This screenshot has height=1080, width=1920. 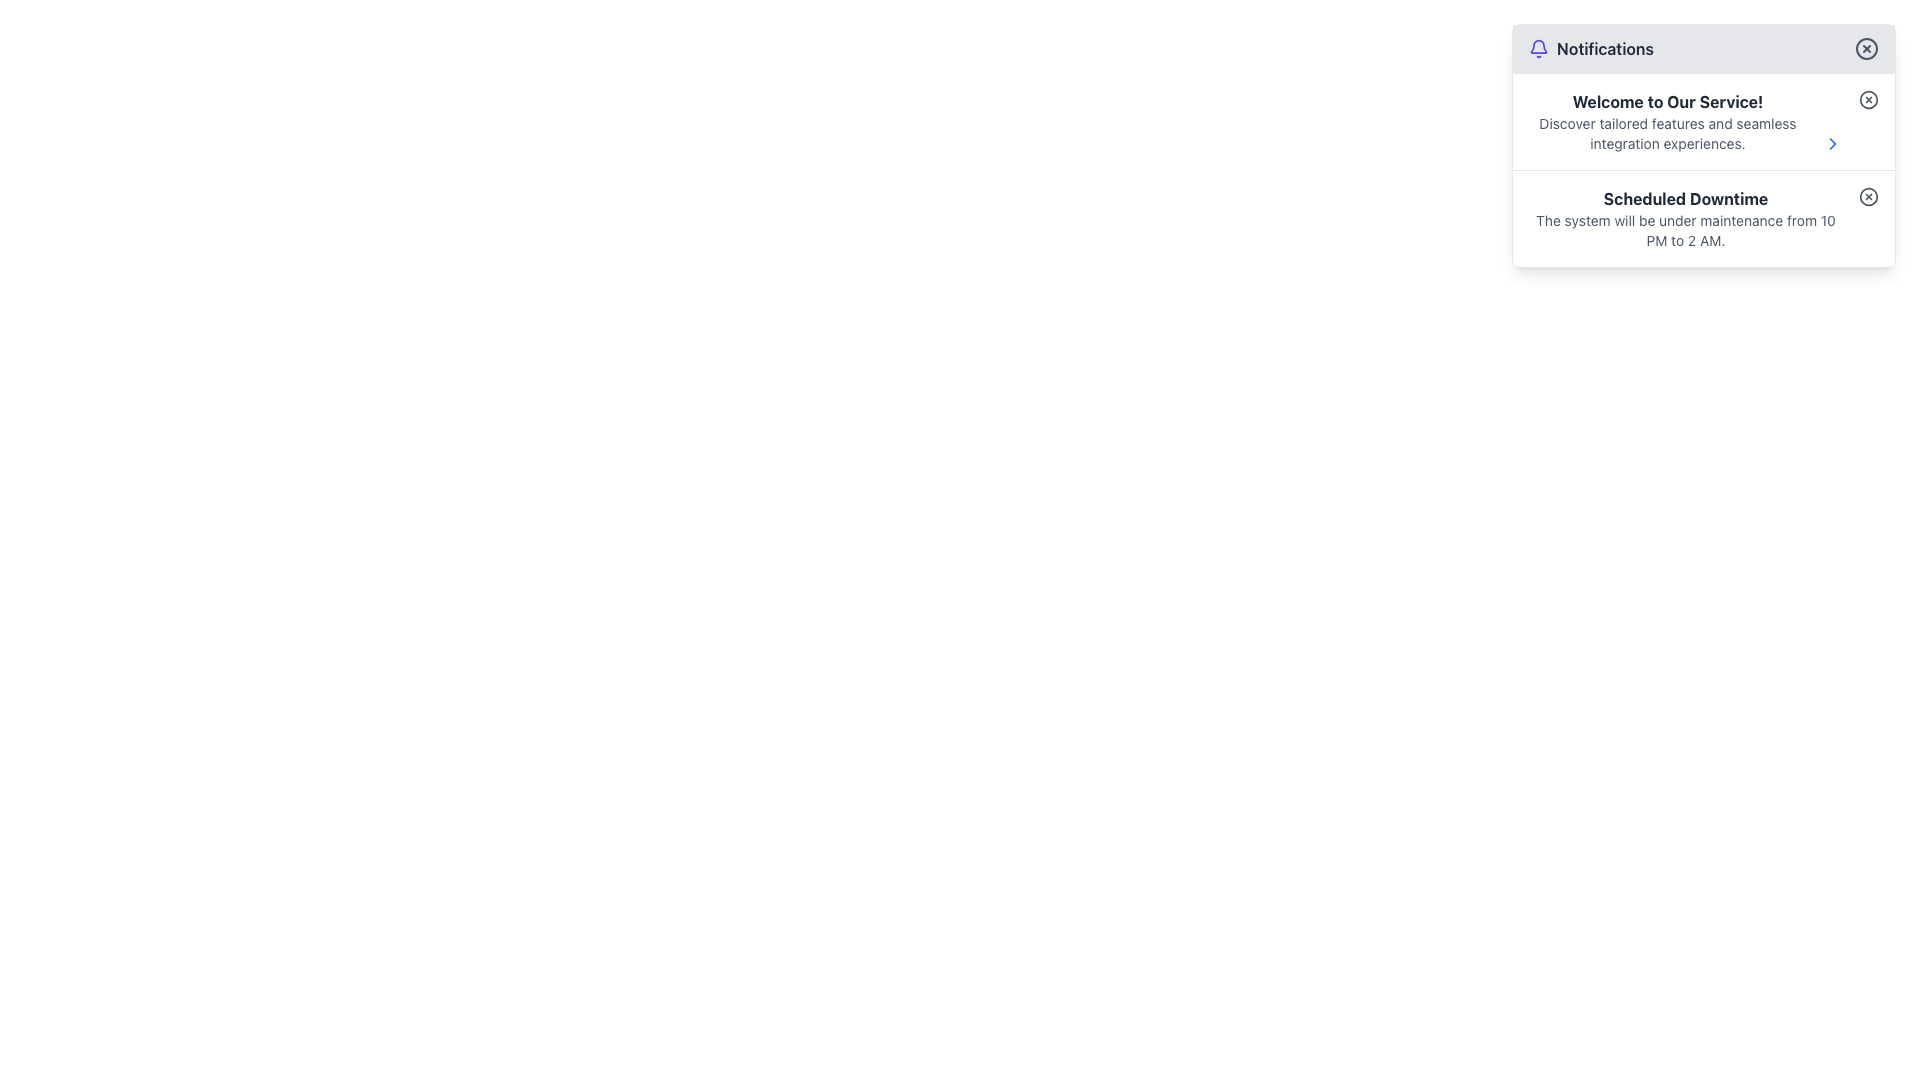 I want to click on title text of the notification entry, which summarizes the primary information of the associated message, positioned above the message regarding system maintenance, so click(x=1684, y=199).